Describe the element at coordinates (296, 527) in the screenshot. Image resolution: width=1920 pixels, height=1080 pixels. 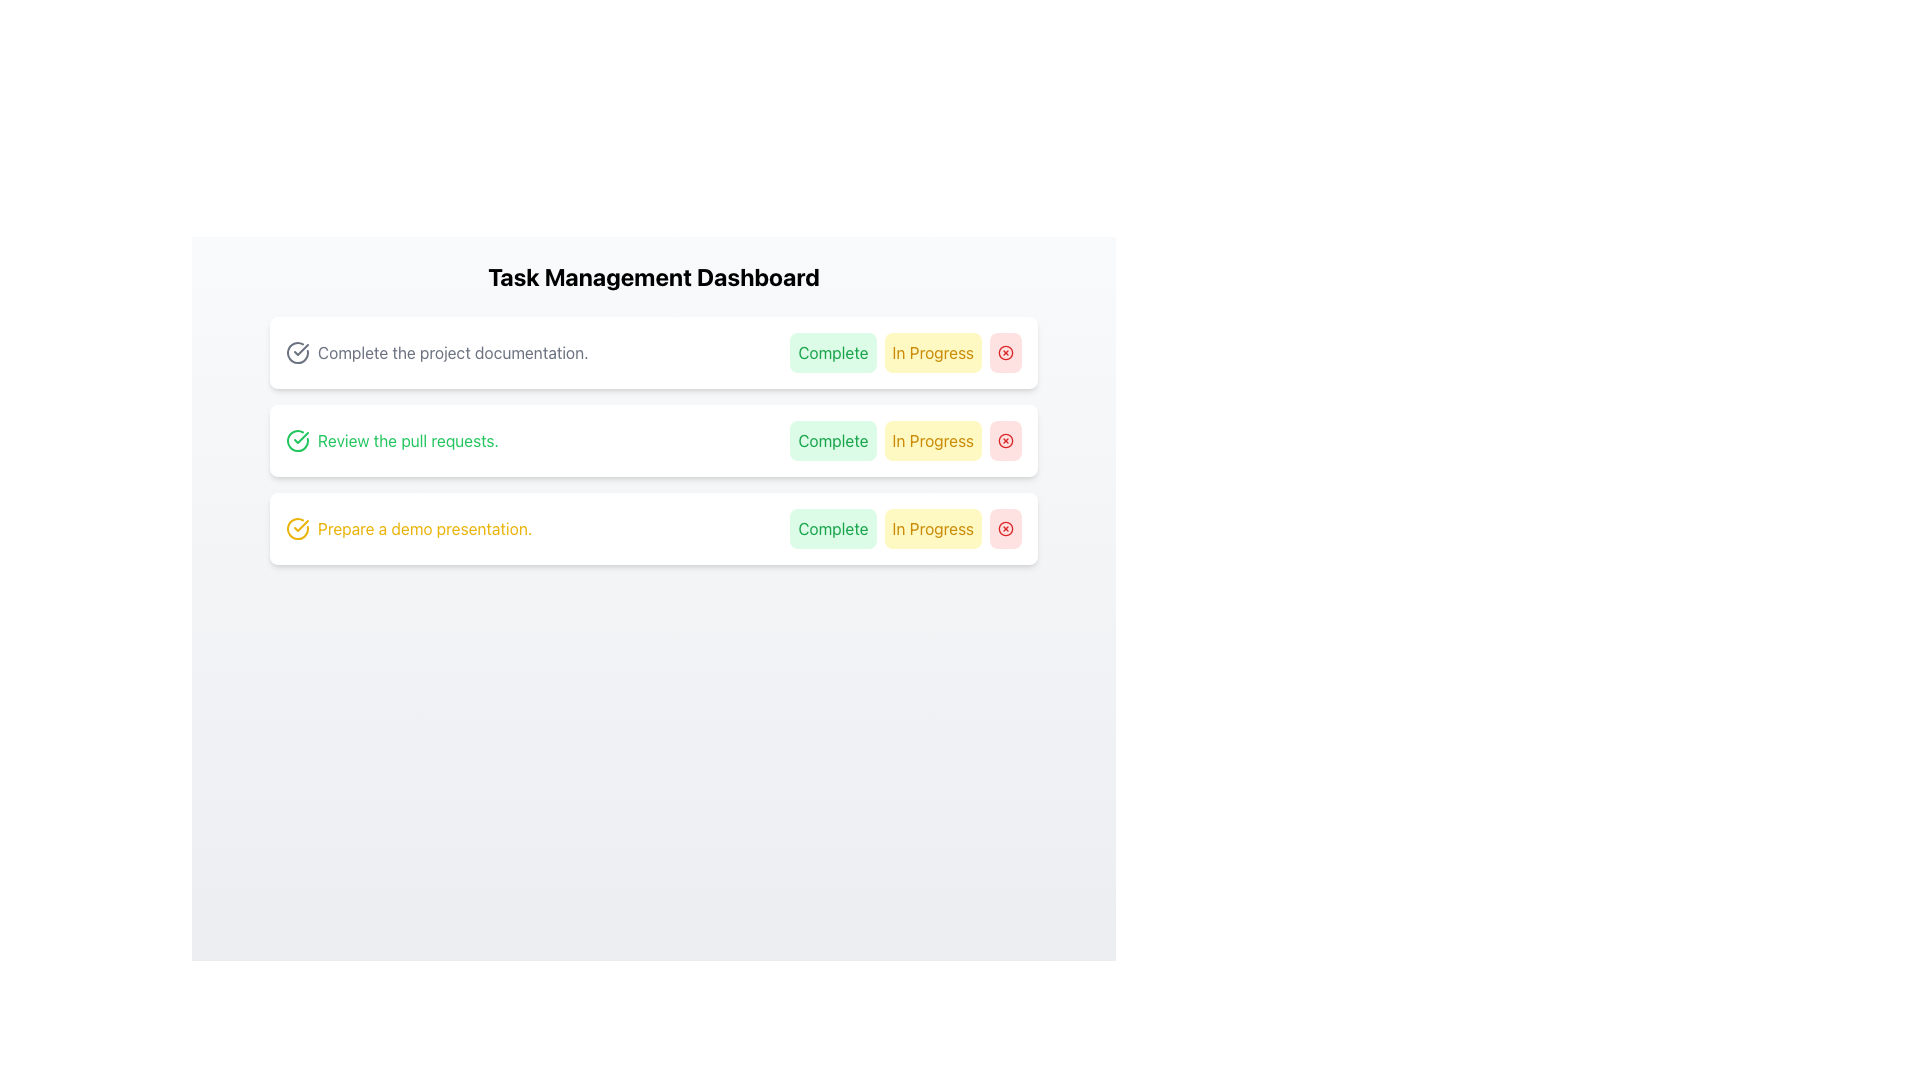
I see `the upper portion of the circular border in the checkmark icon next to the text 'Prepare a demo presentation.' which indicates a completed task` at that location.